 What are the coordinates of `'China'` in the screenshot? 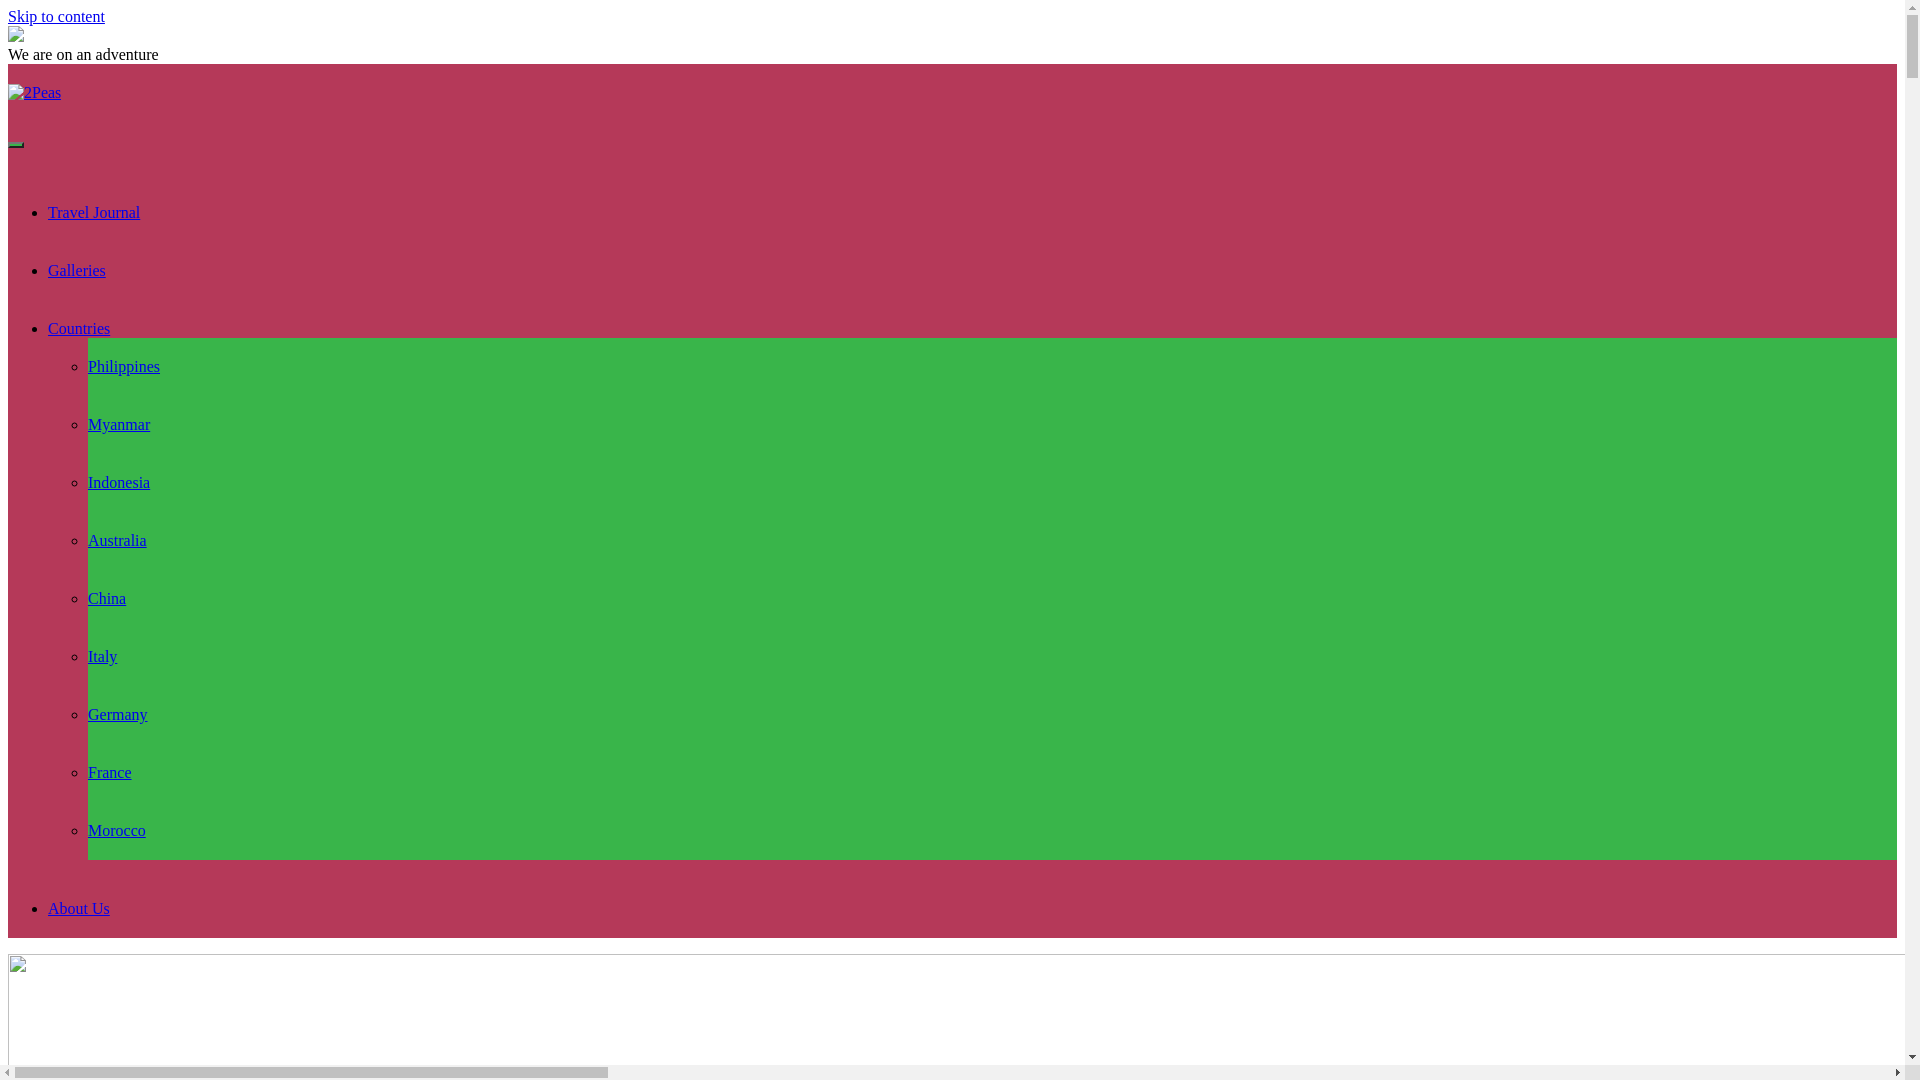 It's located at (105, 597).